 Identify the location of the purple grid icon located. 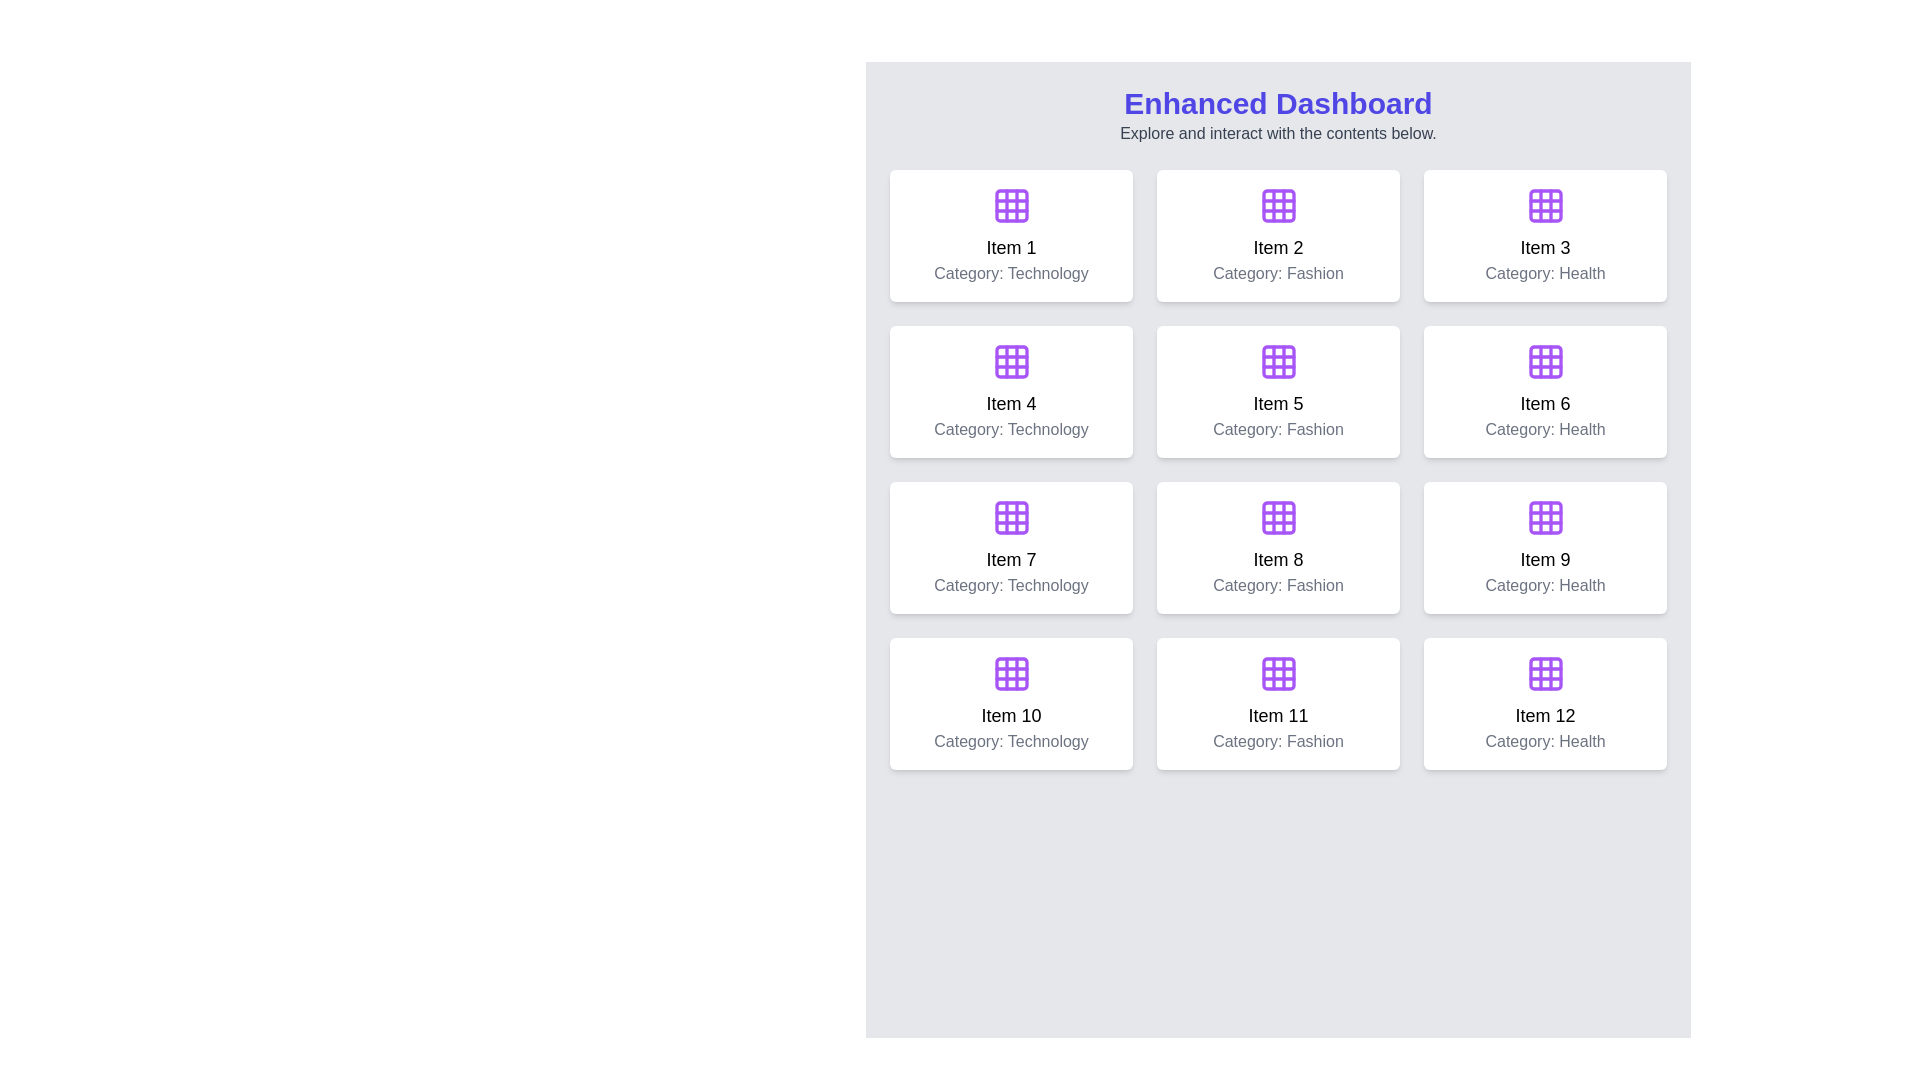
(1544, 362).